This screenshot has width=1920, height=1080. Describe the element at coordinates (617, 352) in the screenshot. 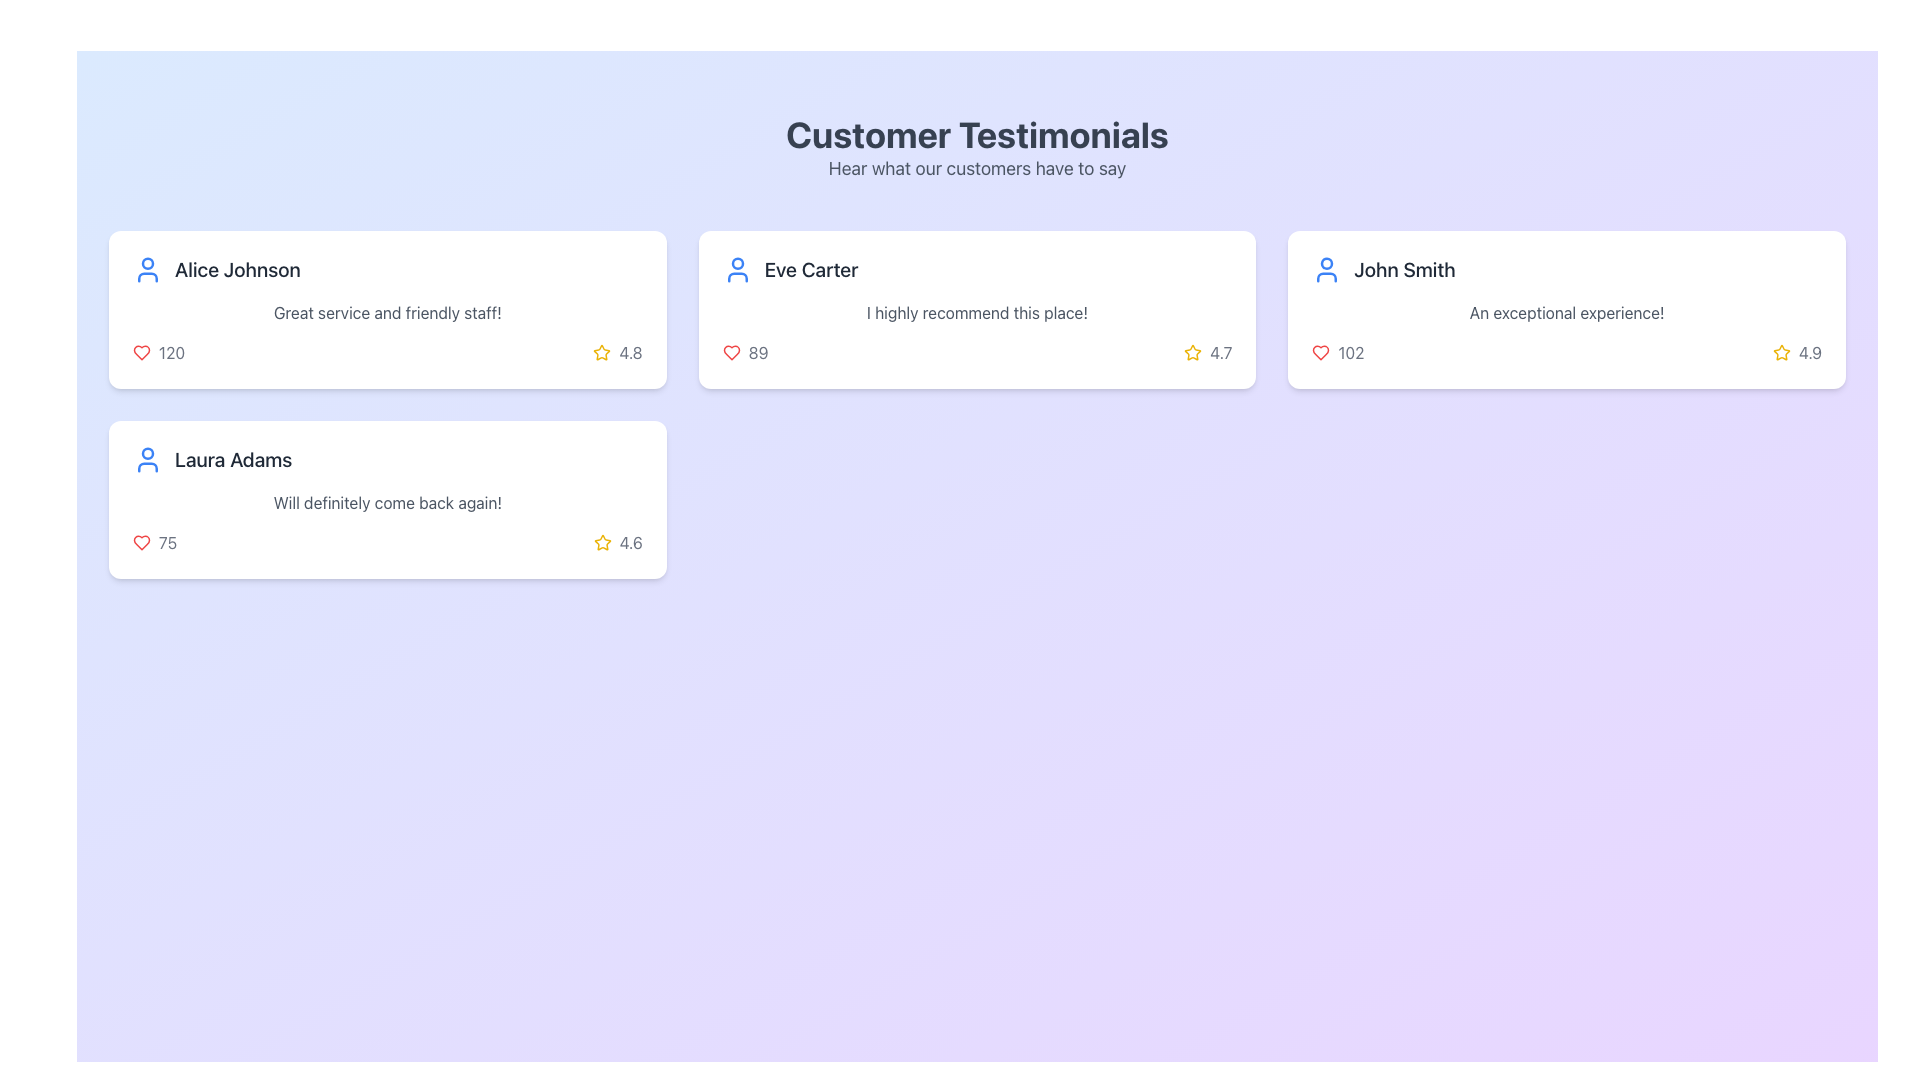

I see `the numeric representation of the rating indicator for 'Alice Johnson', which visually indicates a rating of 4.8 and is located in the rightmost segment of the card, adjacent to the right border` at that location.